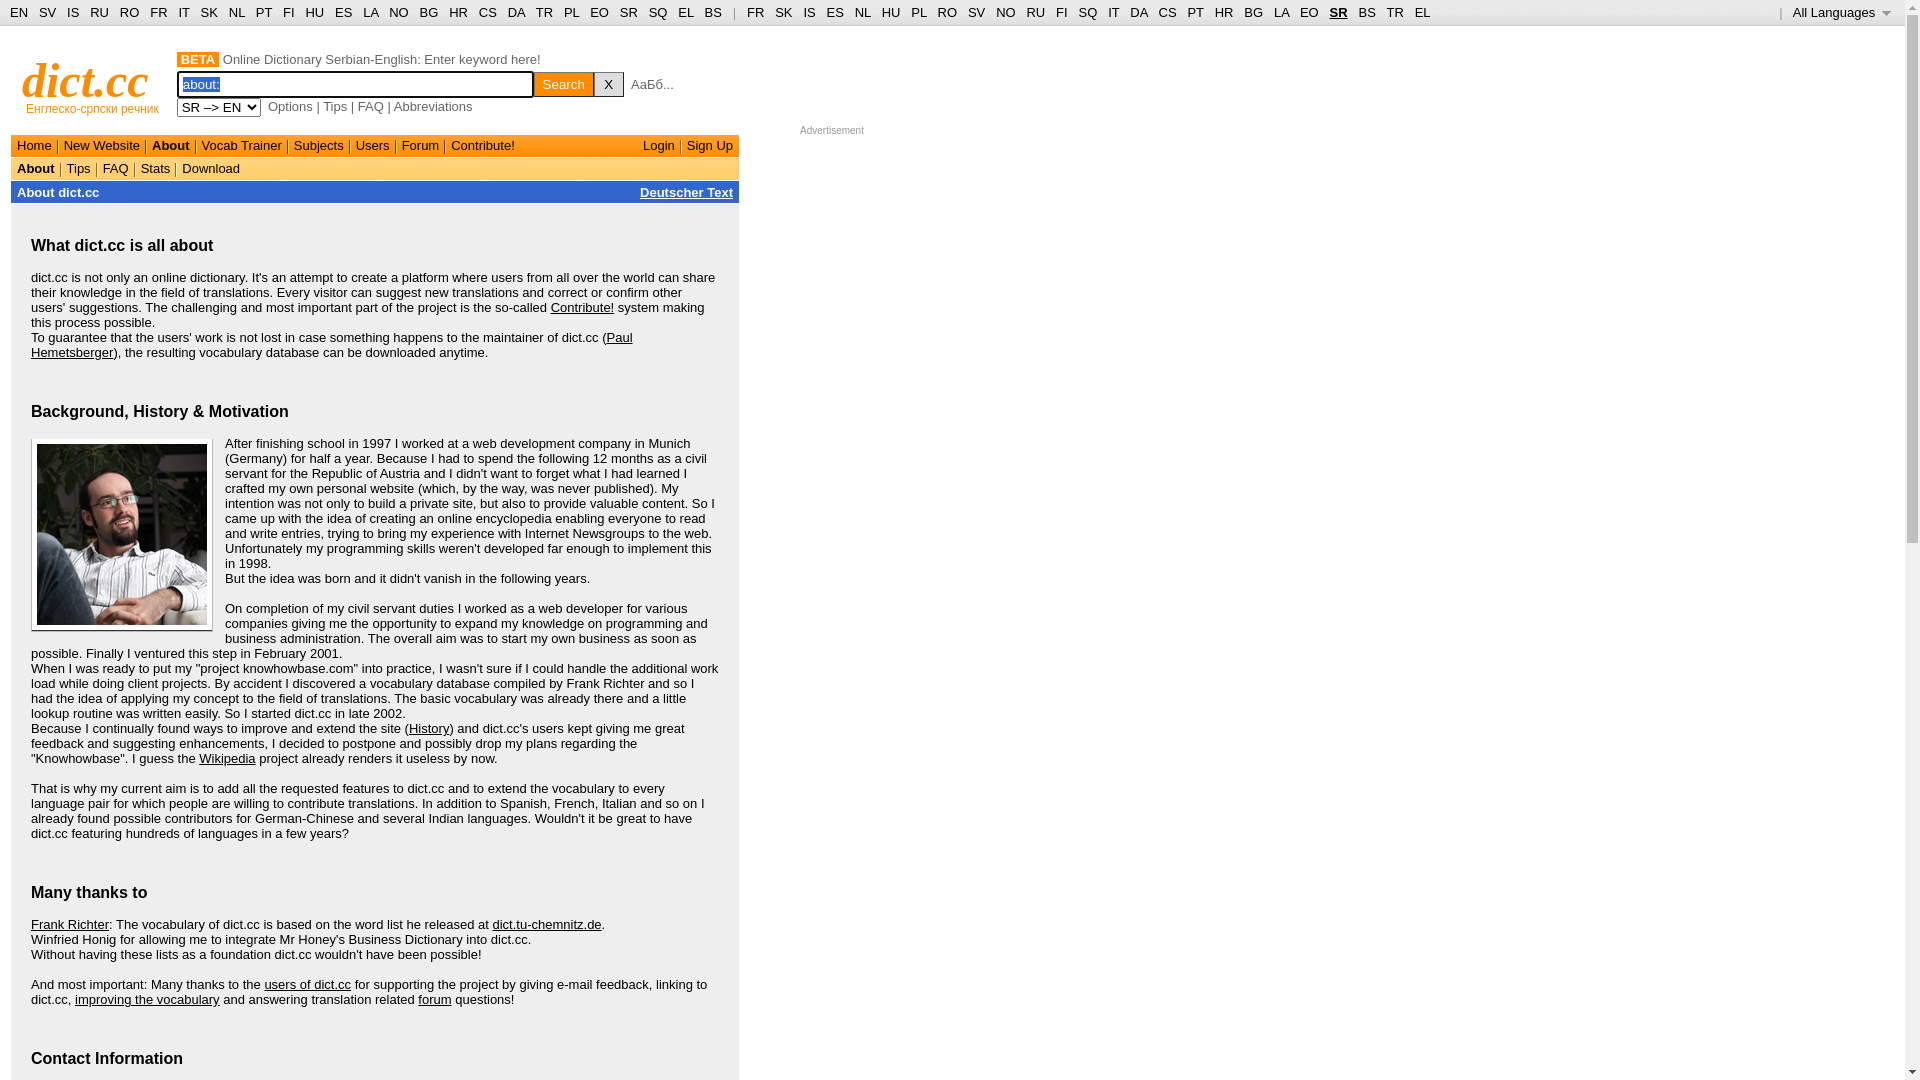  What do you see at coordinates (373, 144) in the screenshot?
I see `'Users'` at bounding box center [373, 144].